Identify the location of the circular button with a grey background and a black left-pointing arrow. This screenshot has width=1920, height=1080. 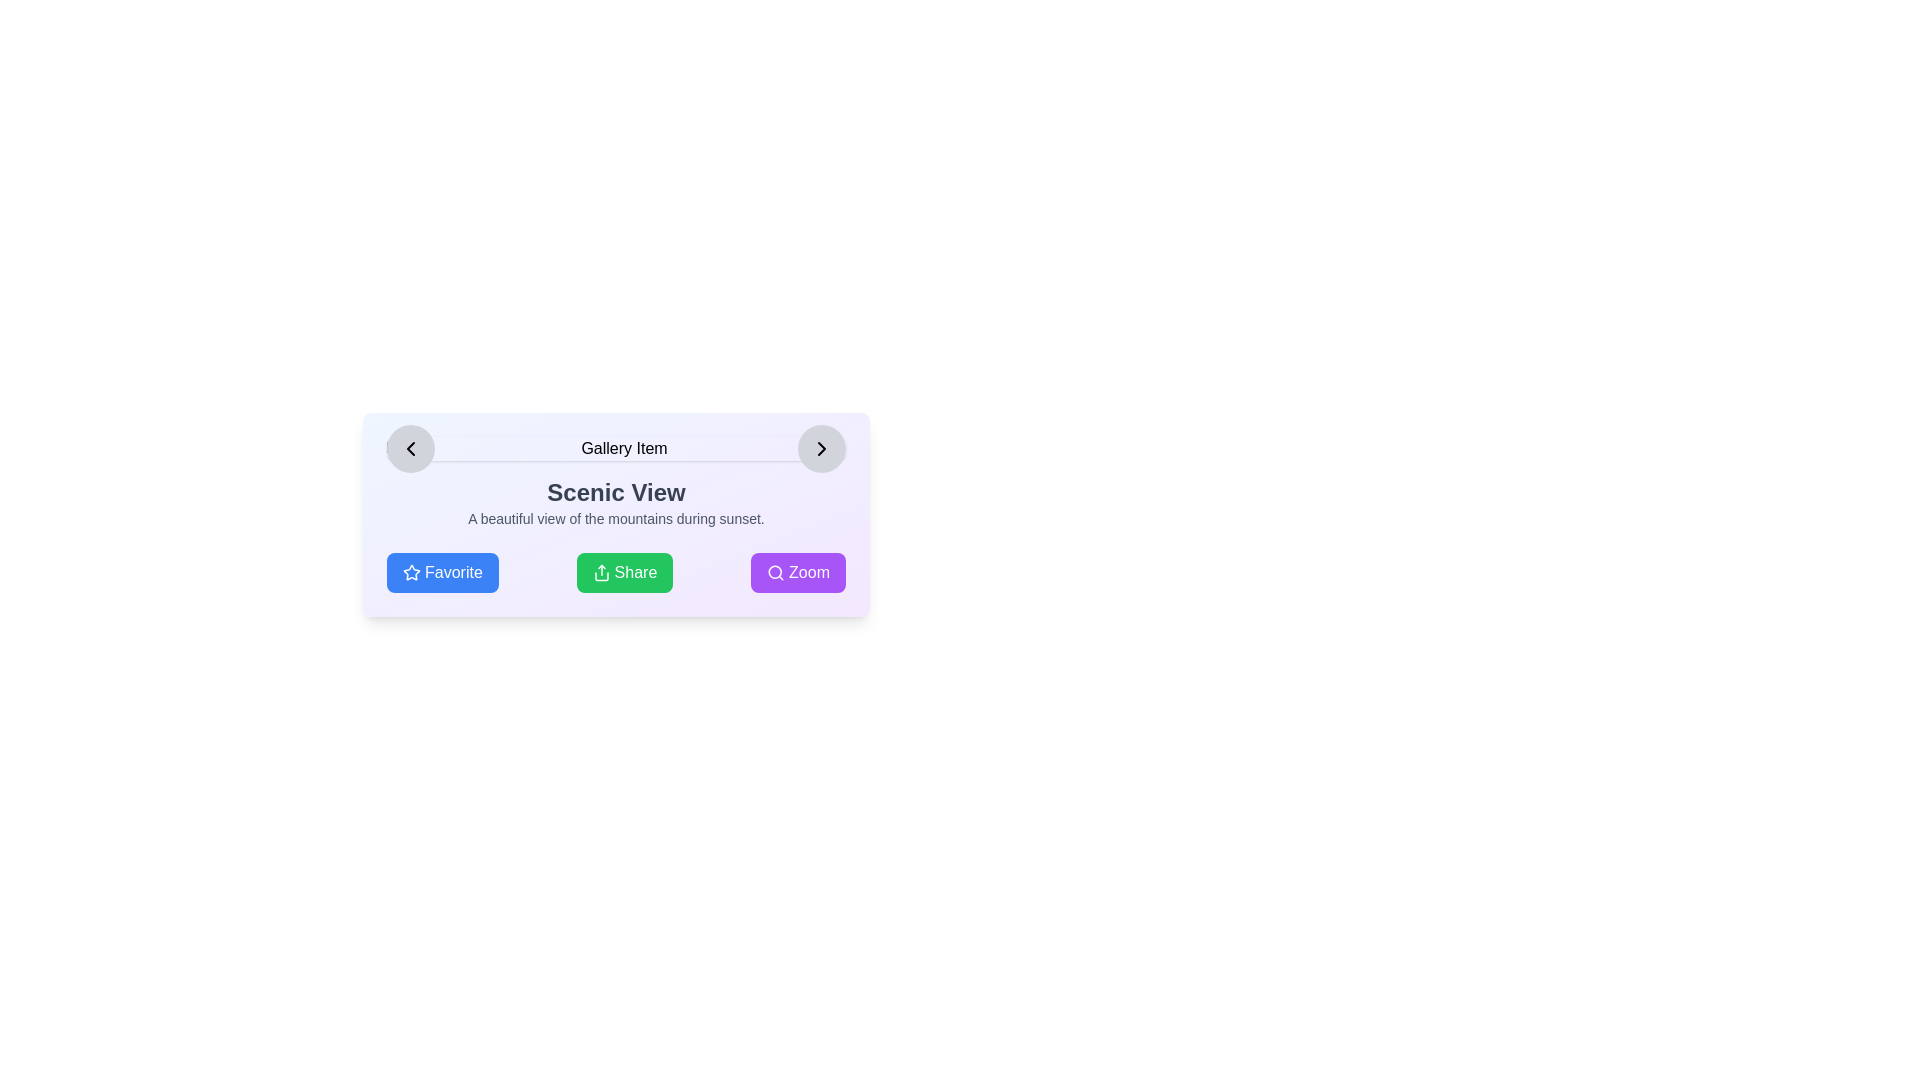
(410, 447).